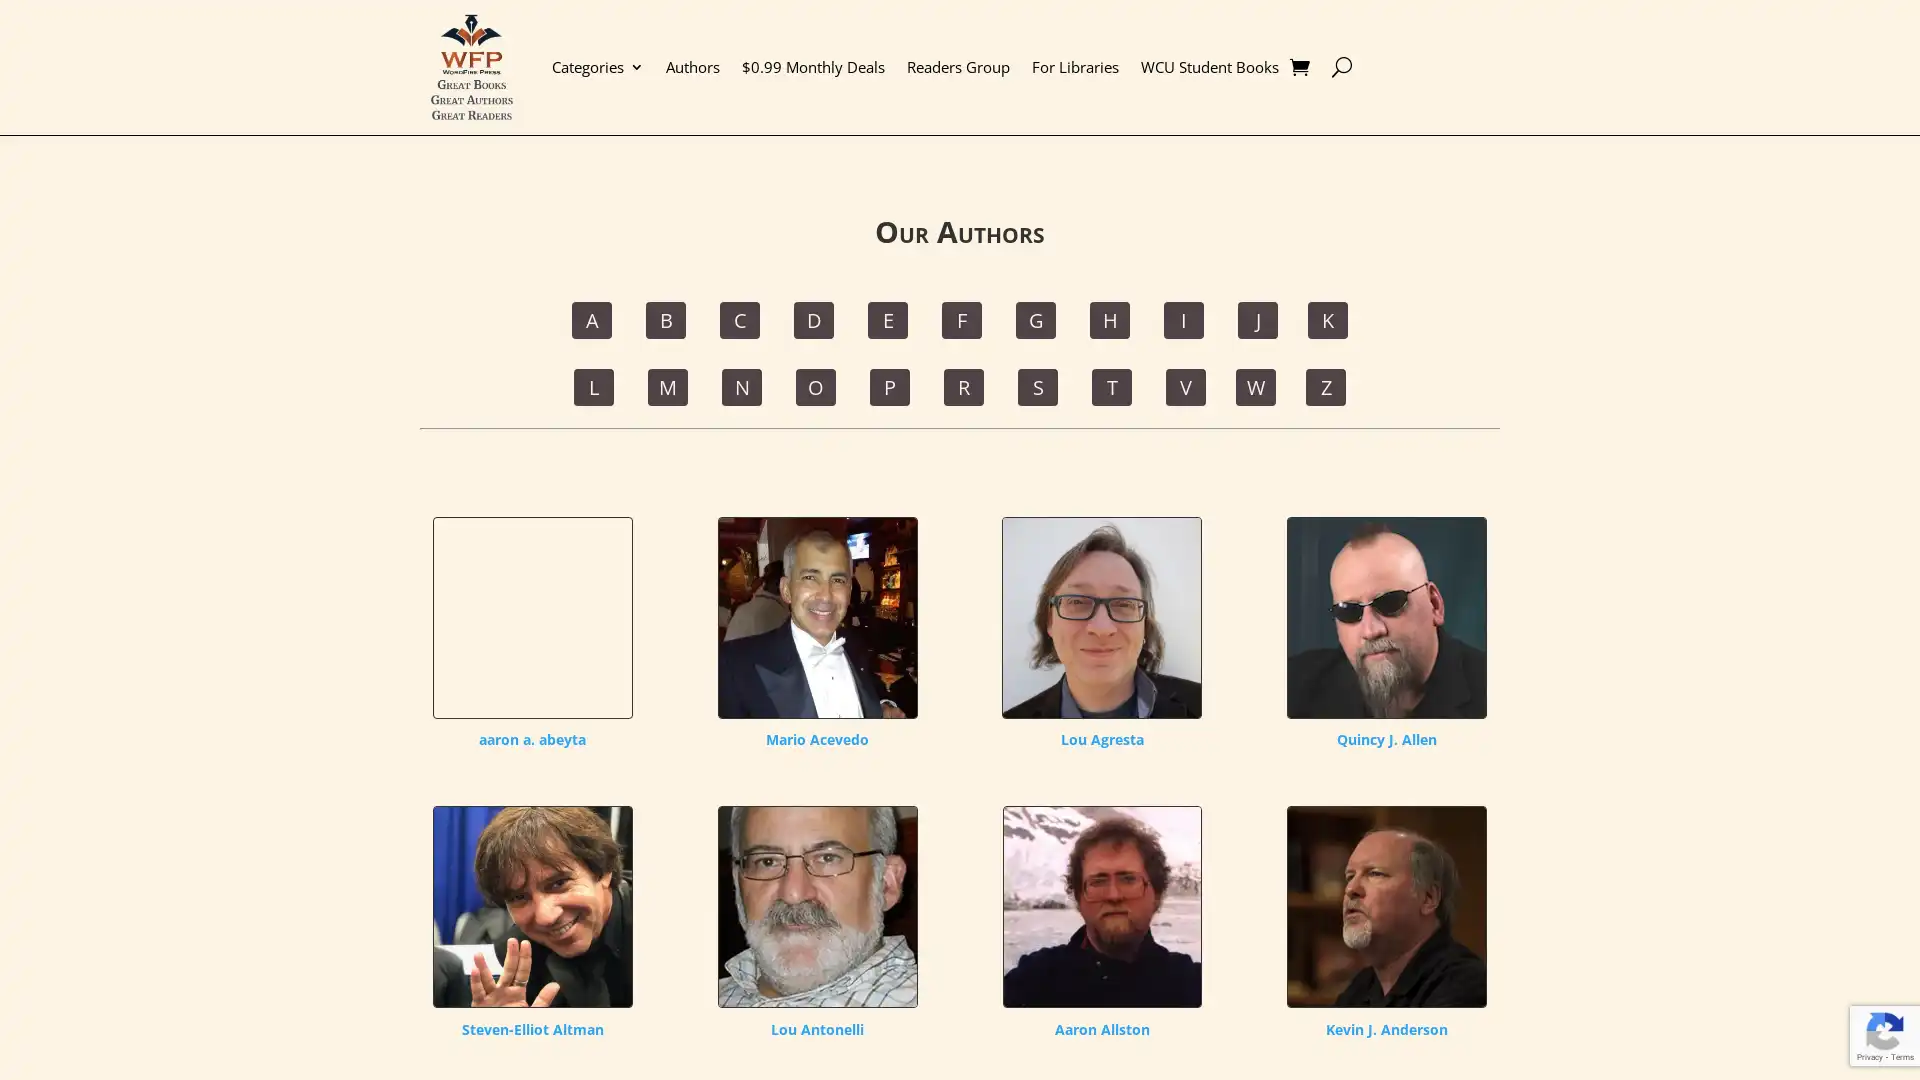  Describe the element at coordinates (964, 386) in the screenshot. I see `R` at that location.